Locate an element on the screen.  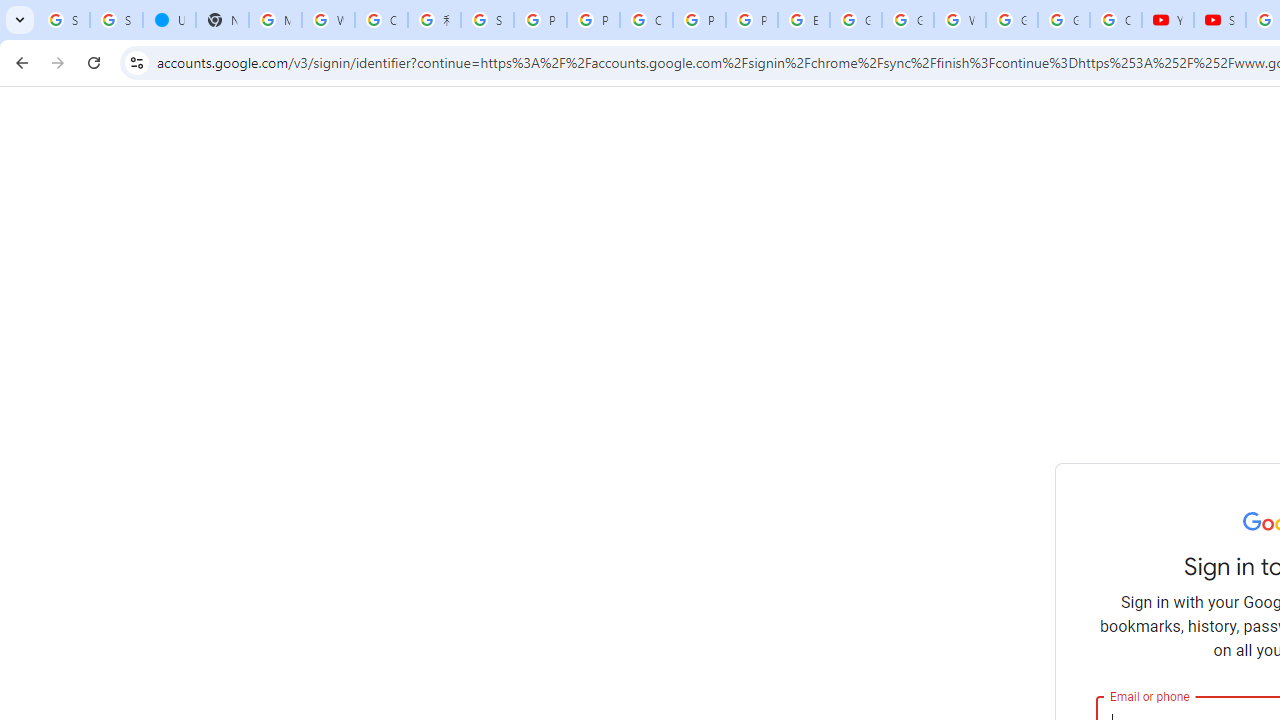
'Who is my administrator? - Google Account Help' is located at coordinates (328, 20).